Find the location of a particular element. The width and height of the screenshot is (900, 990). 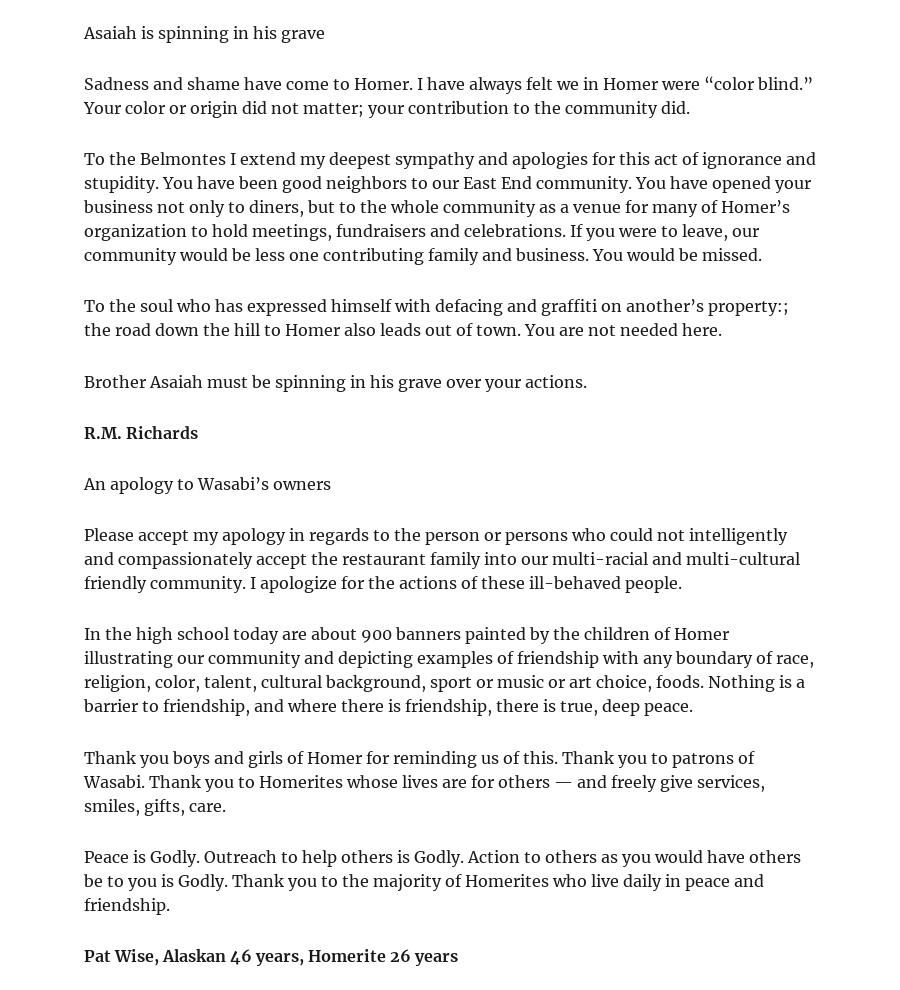

'Peace is Godly. Outreach to help others is Godly. Action to others as you would have others be to you is Godly. Thank you to the majority of Homerites who live daily in peace and friendship.' is located at coordinates (82, 880).